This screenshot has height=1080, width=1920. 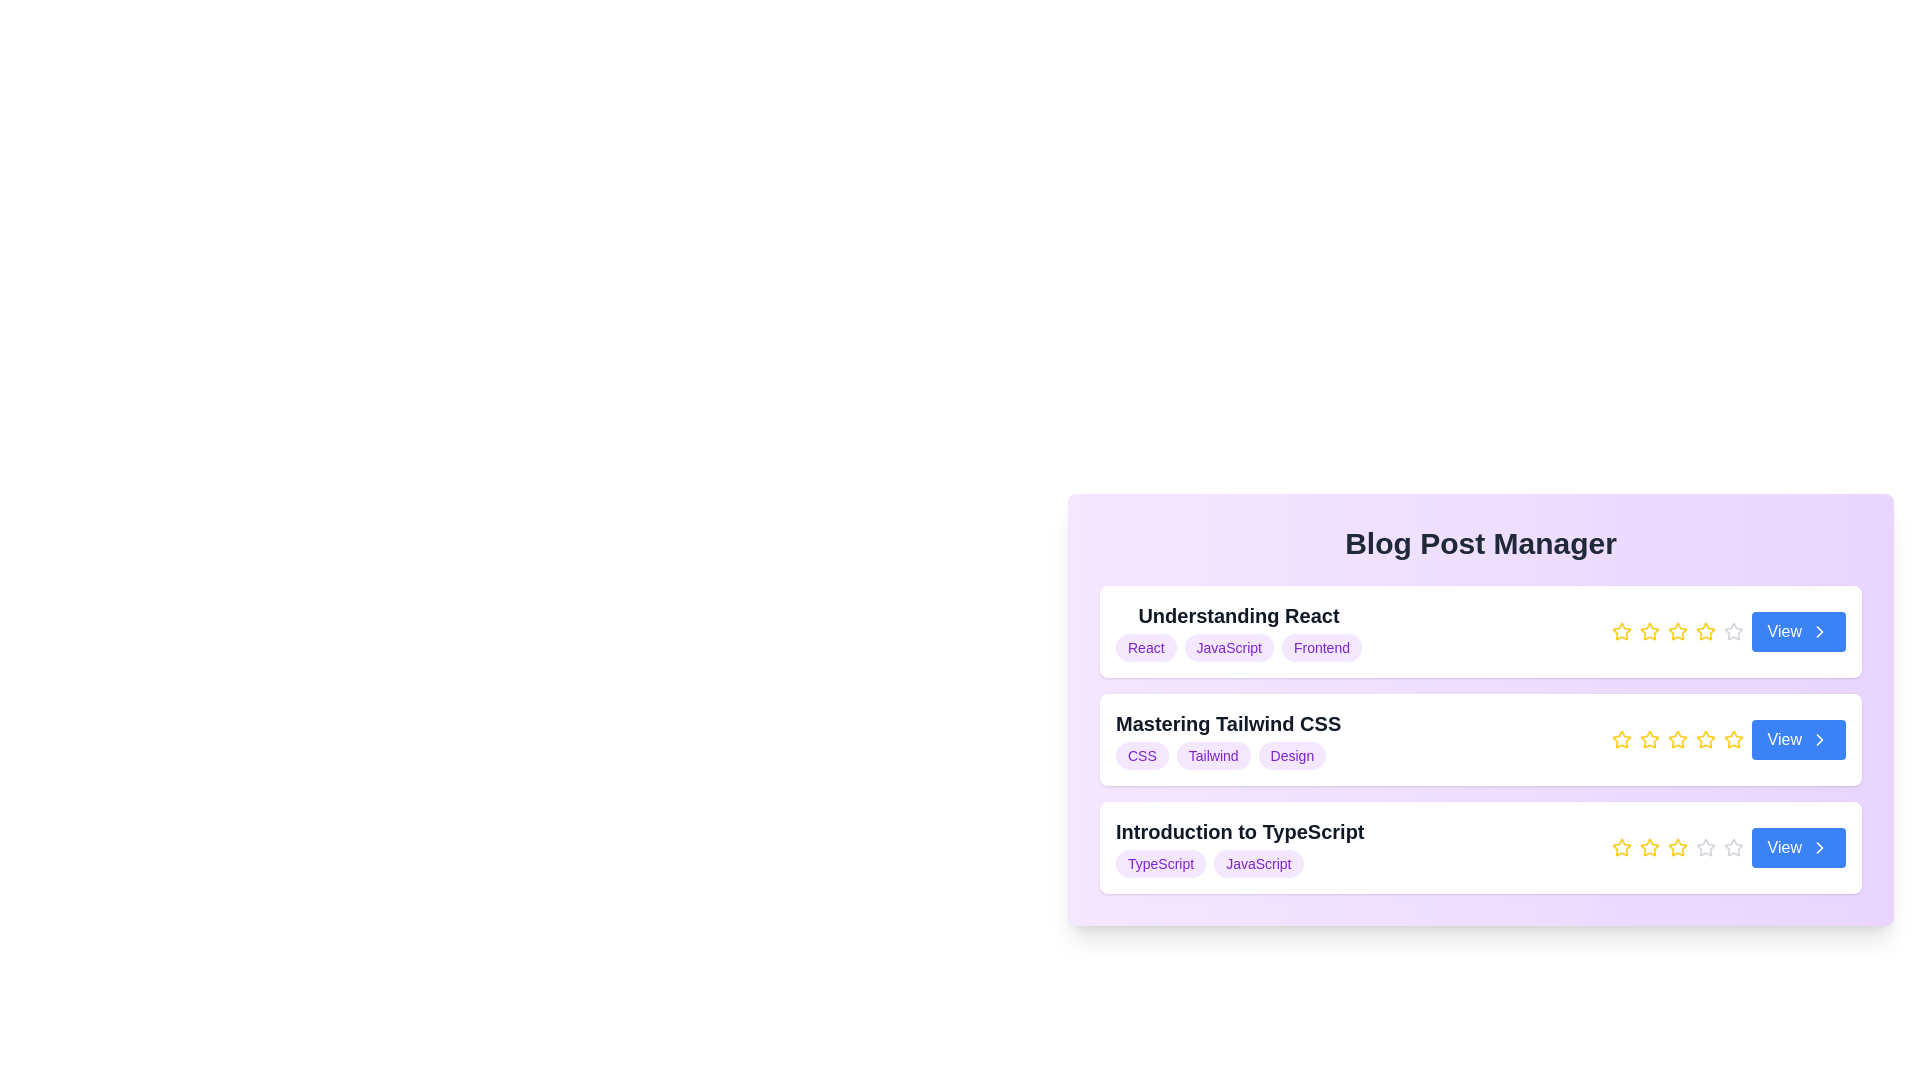 What do you see at coordinates (1819, 740) in the screenshot?
I see `the right-pointing chevron icon located to the right of the 'View' button in the Blog Post Manager panel, which serves as a navigational indicator` at bounding box center [1819, 740].